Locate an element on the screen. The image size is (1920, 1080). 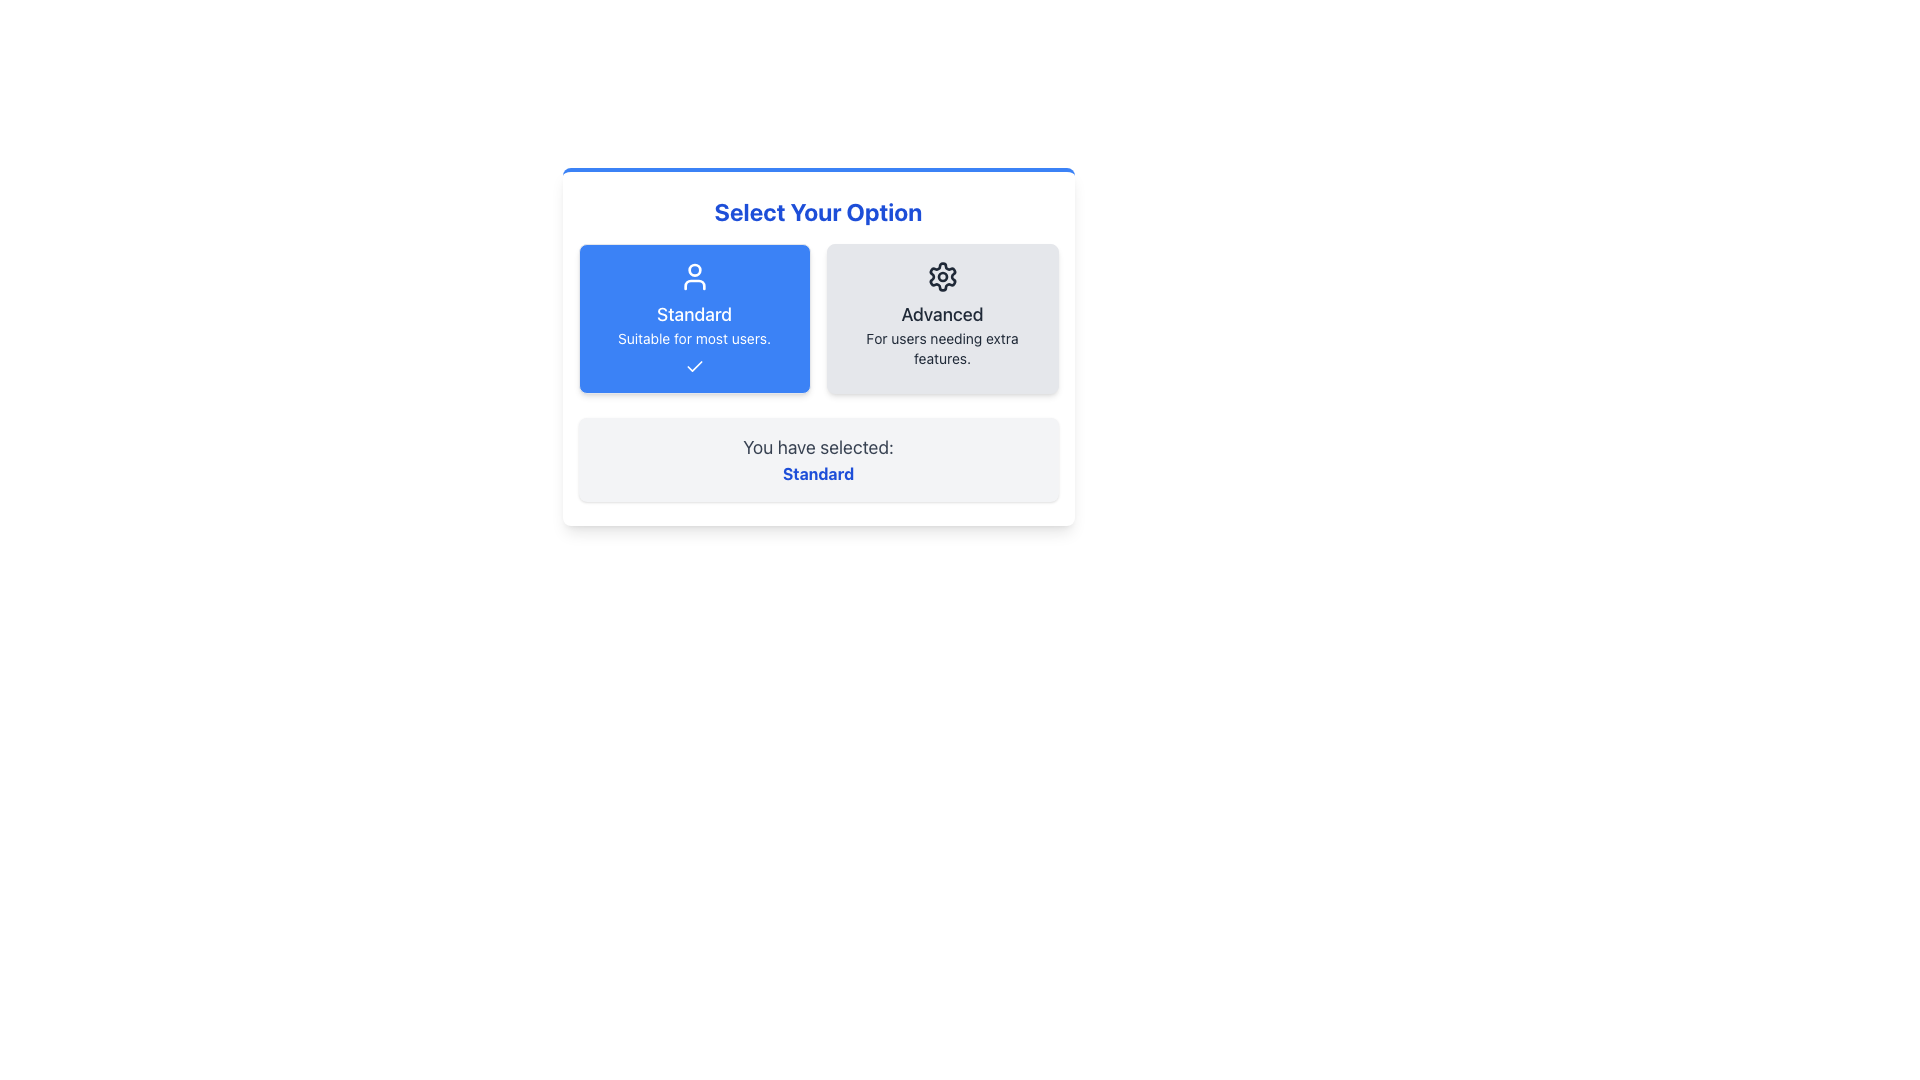
the state of the checkmark icon indicating that the 'Standard' option has been selected, located near the center of the blue button labeled 'Standard' is located at coordinates (694, 366).